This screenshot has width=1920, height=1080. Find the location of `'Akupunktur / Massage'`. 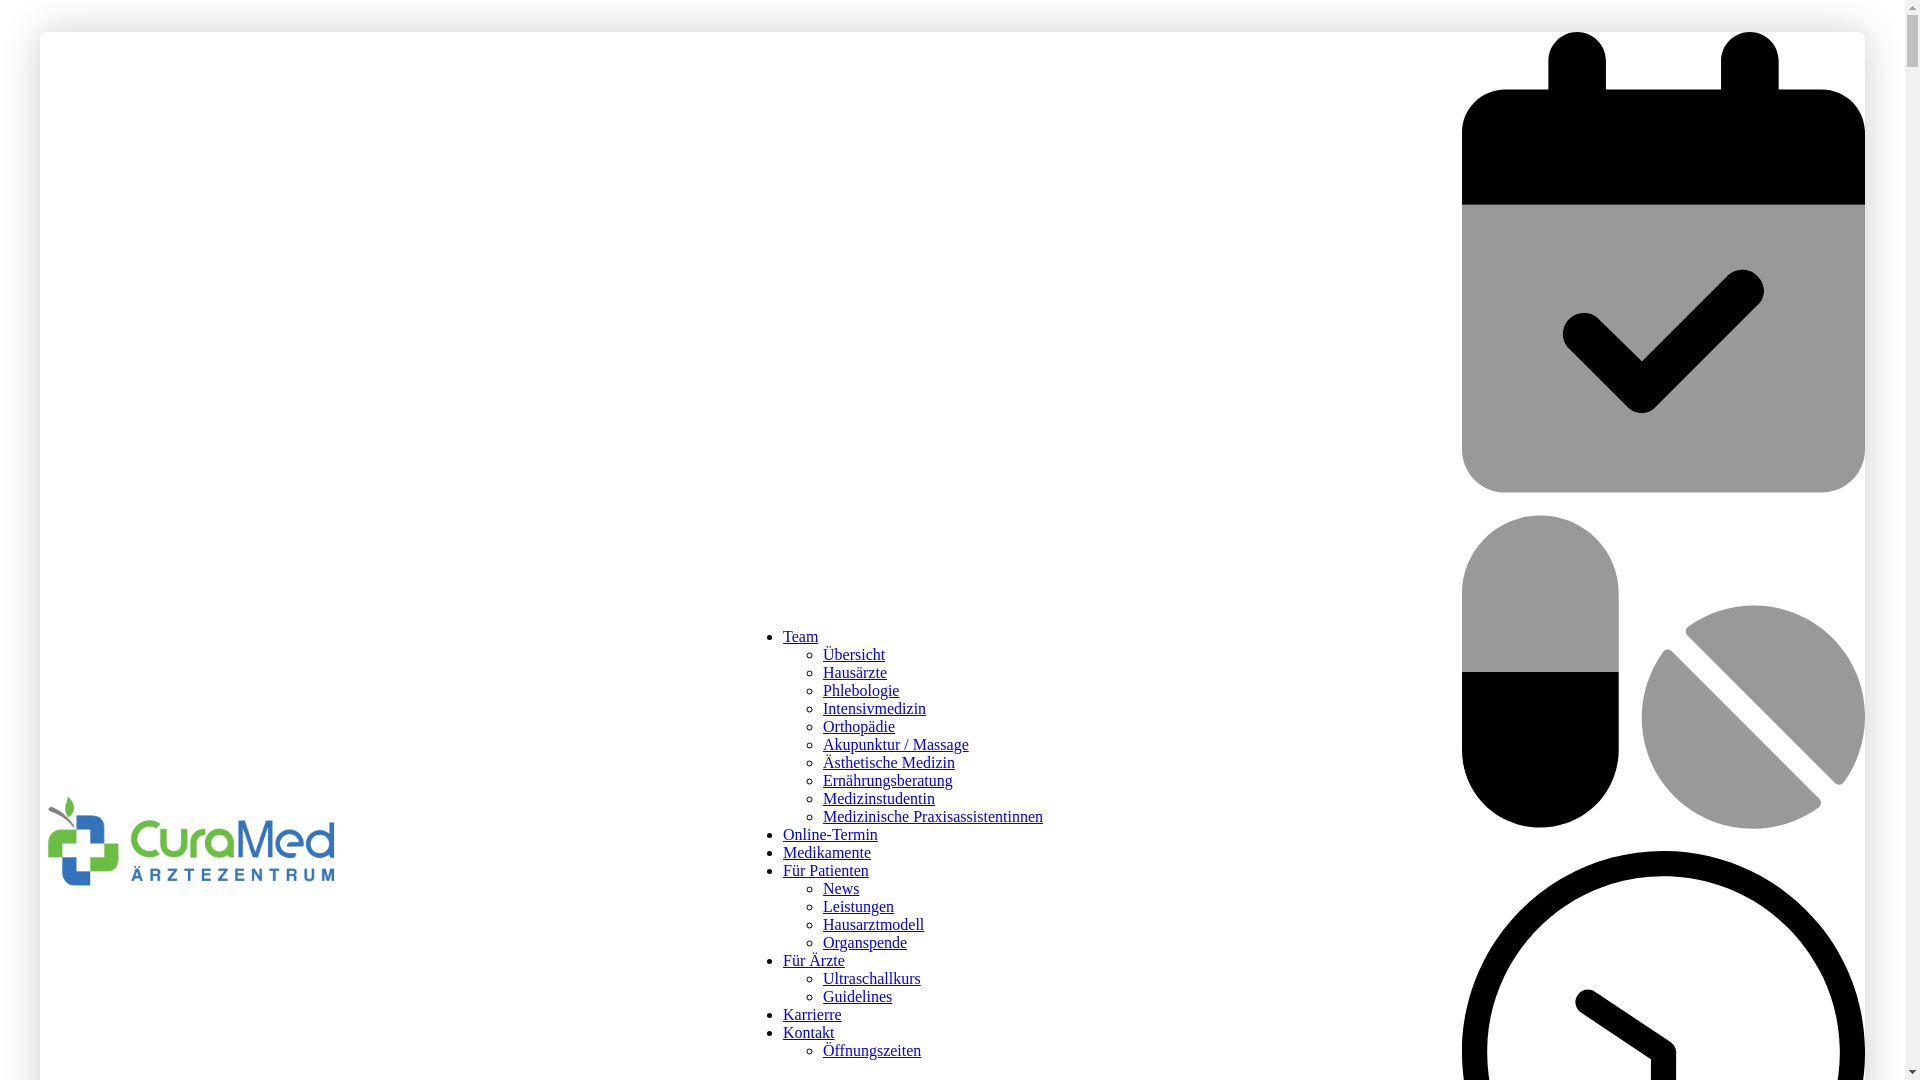

'Akupunktur / Massage' is located at coordinates (895, 744).